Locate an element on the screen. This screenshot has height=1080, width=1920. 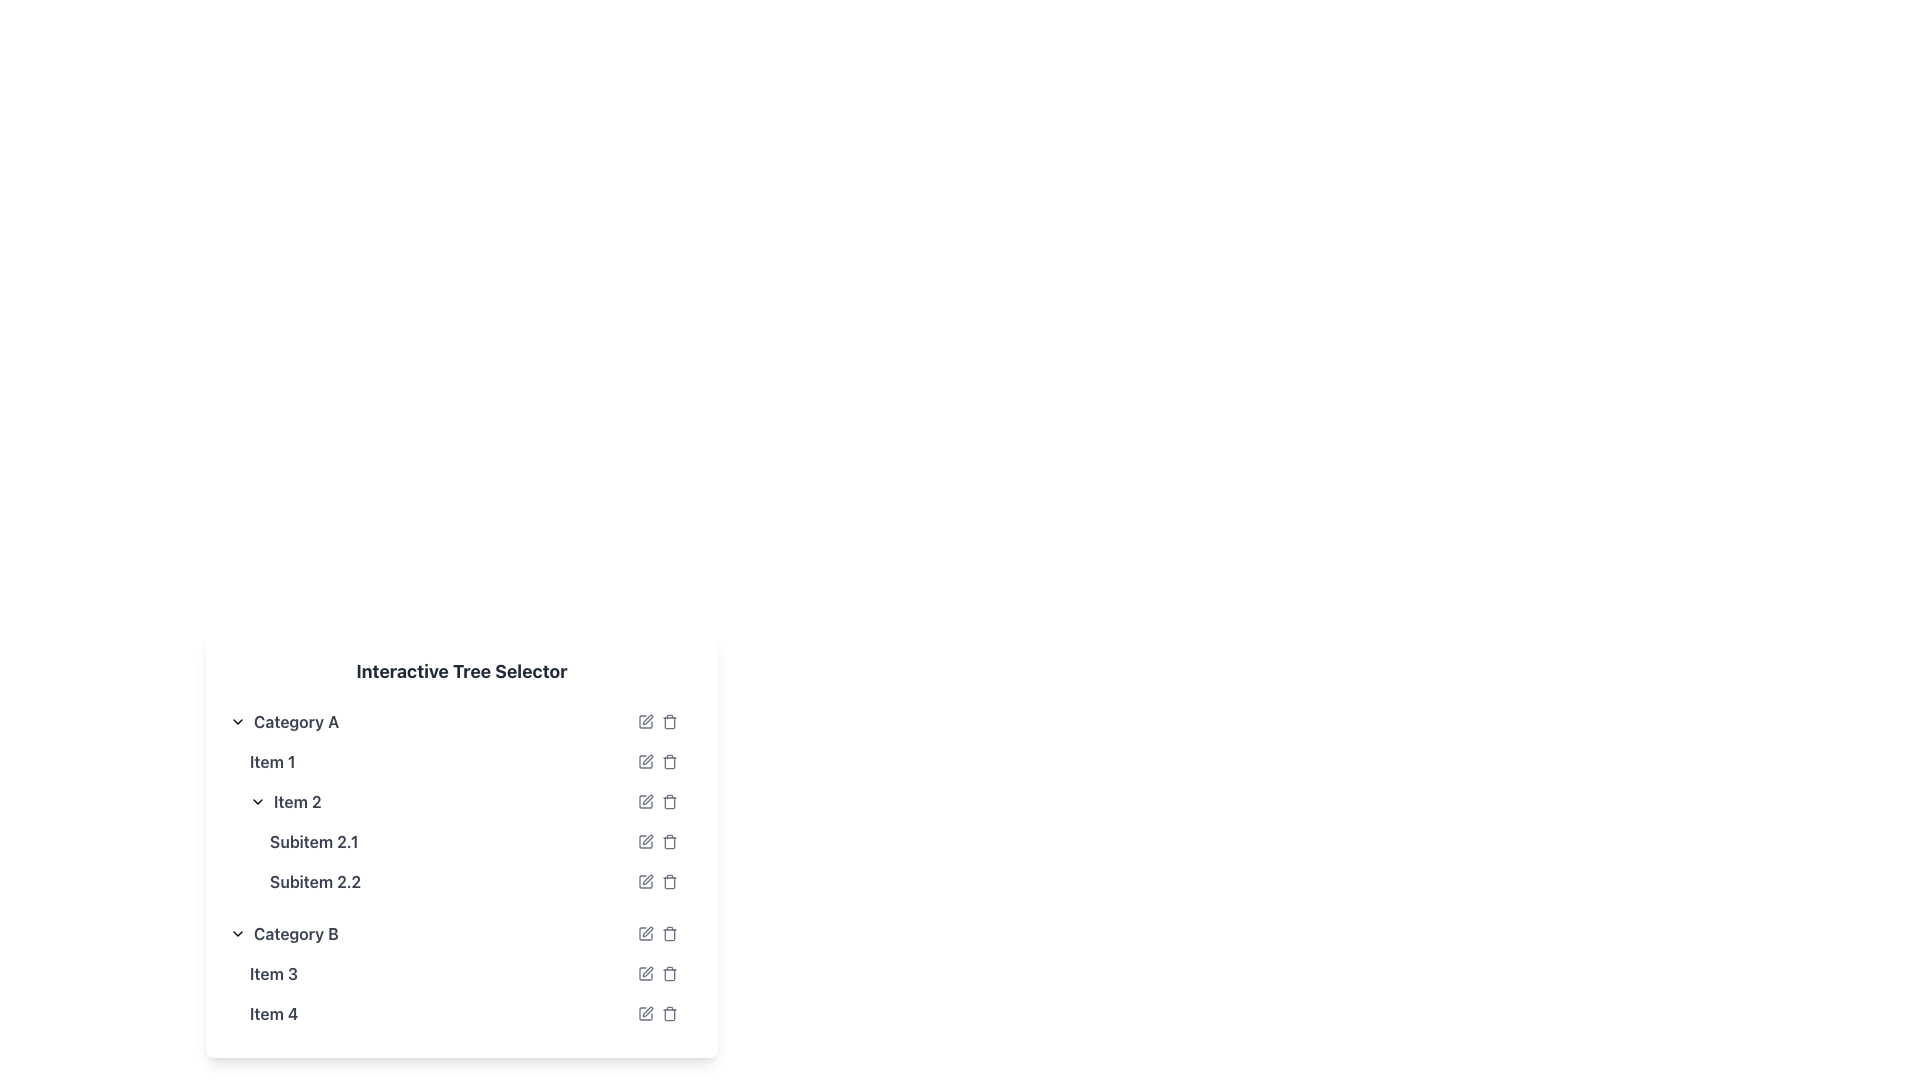
the editing icon associated with 'Category B' in the tree selector menu, which signifies the ability to modify this category is located at coordinates (648, 932).